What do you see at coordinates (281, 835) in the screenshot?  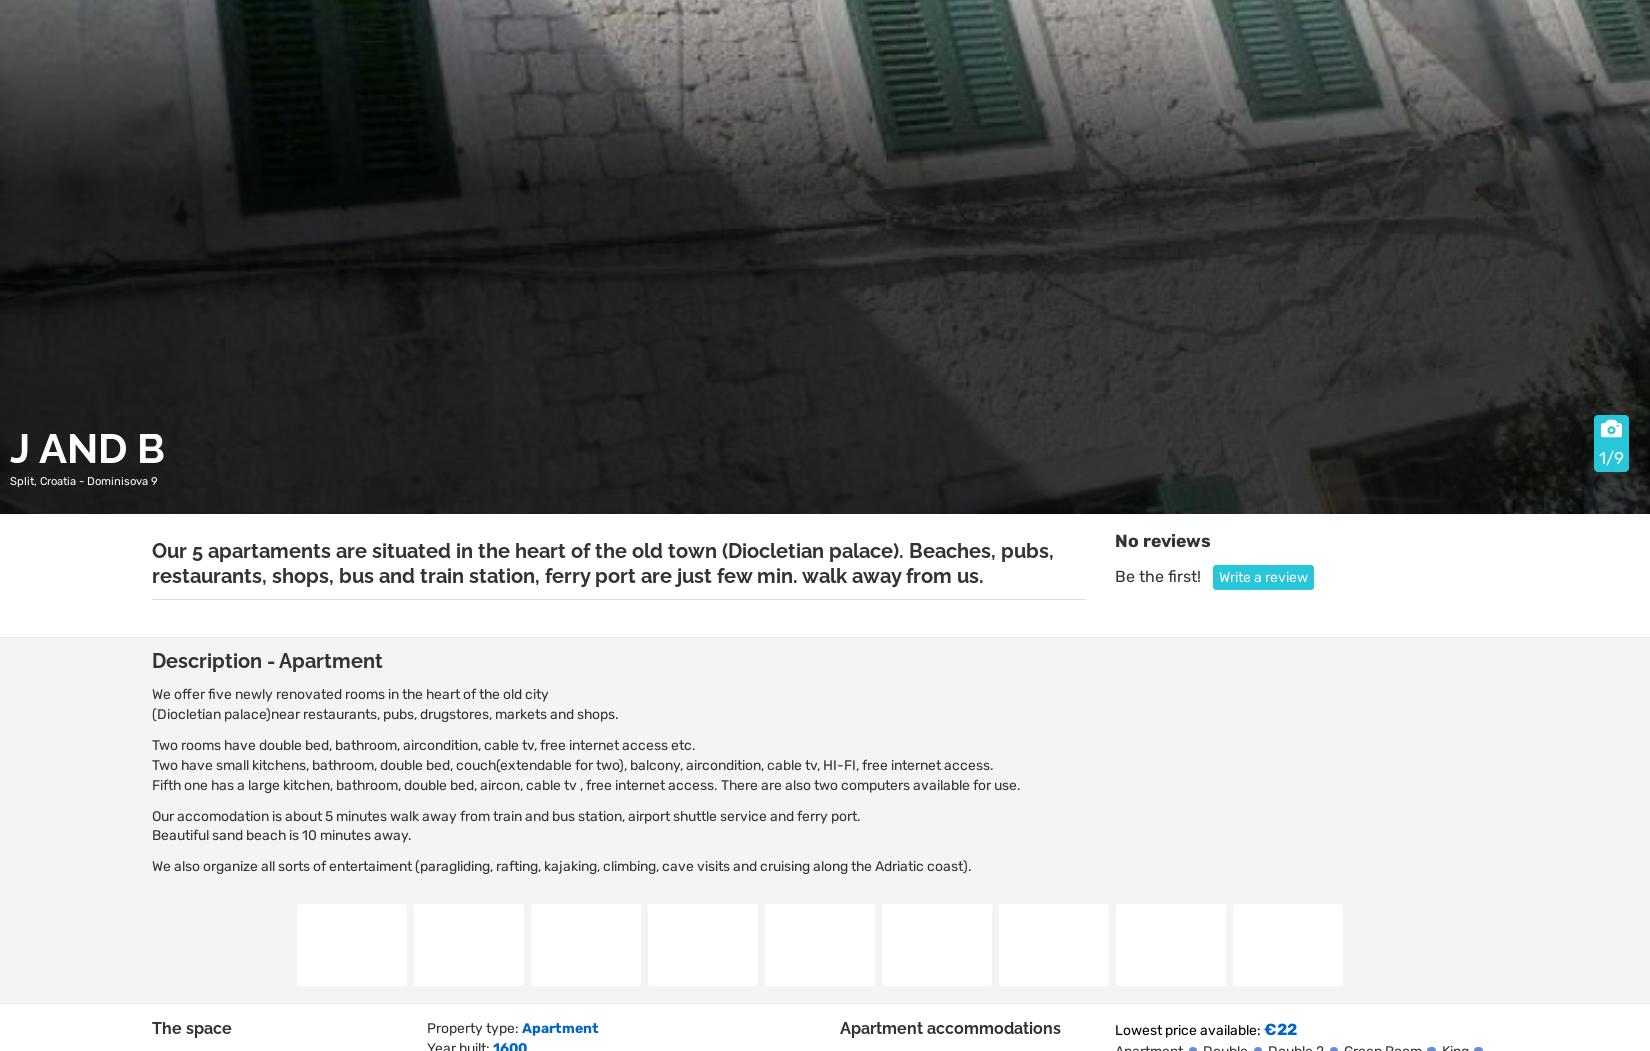 I see `'Beautiful sand beach is 10 minutes away.'` at bounding box center [281, 835].